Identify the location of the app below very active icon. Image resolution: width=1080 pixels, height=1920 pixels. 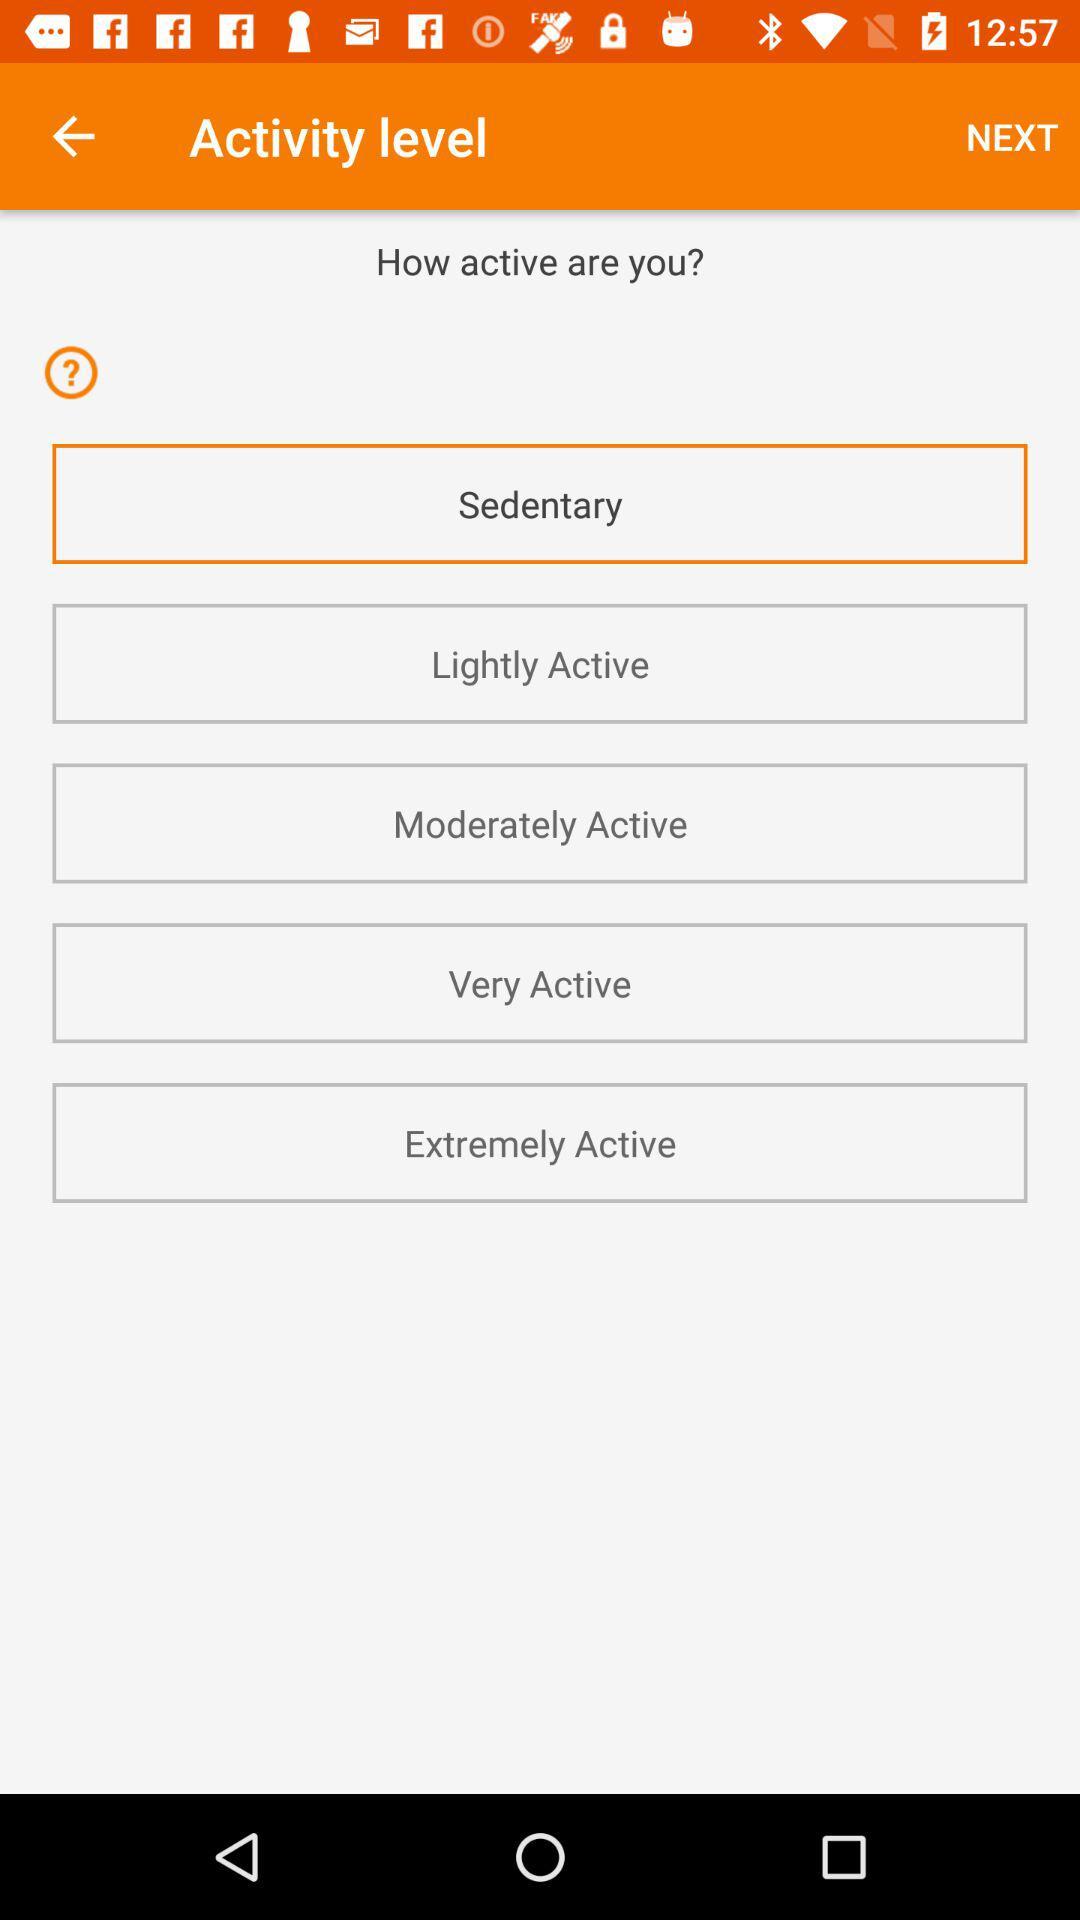
(540, 1142).